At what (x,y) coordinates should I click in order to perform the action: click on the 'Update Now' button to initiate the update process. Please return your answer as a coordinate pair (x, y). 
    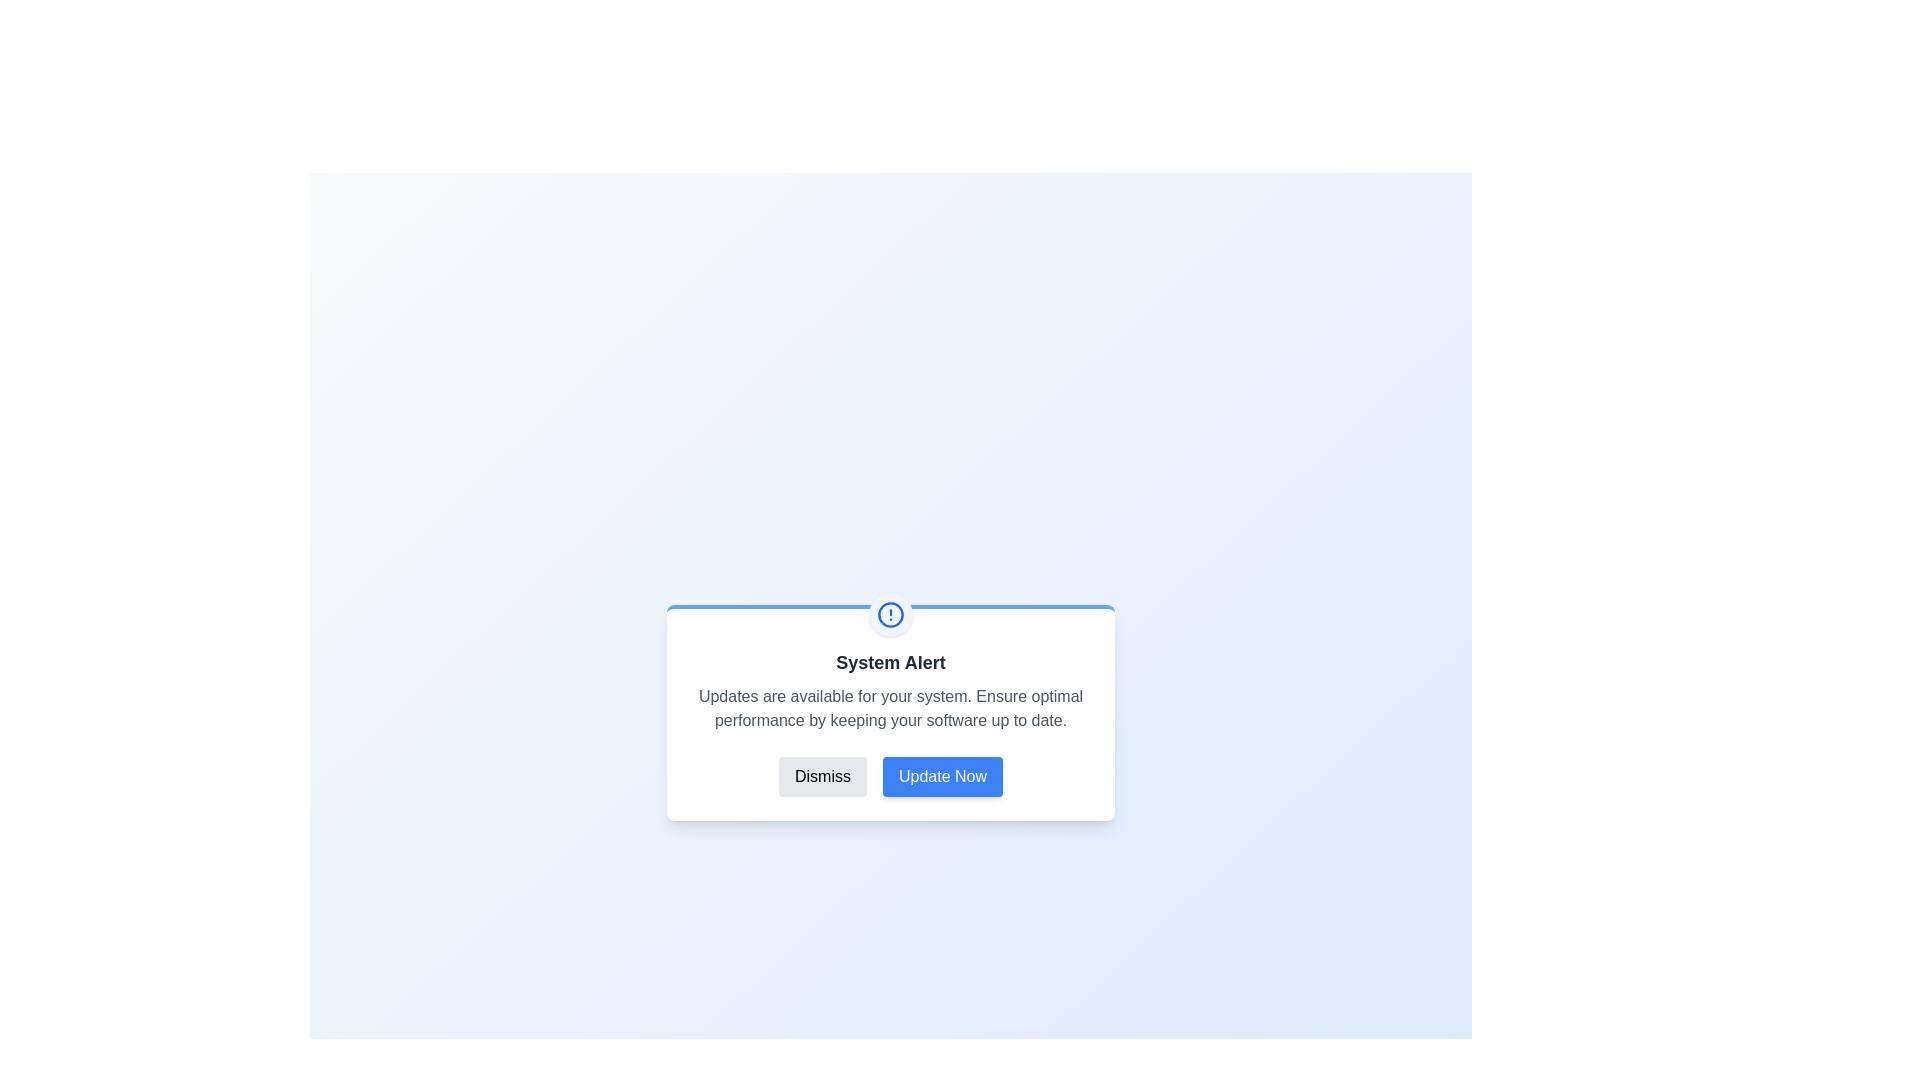
    Looking at the image, I should click on (941, 775).